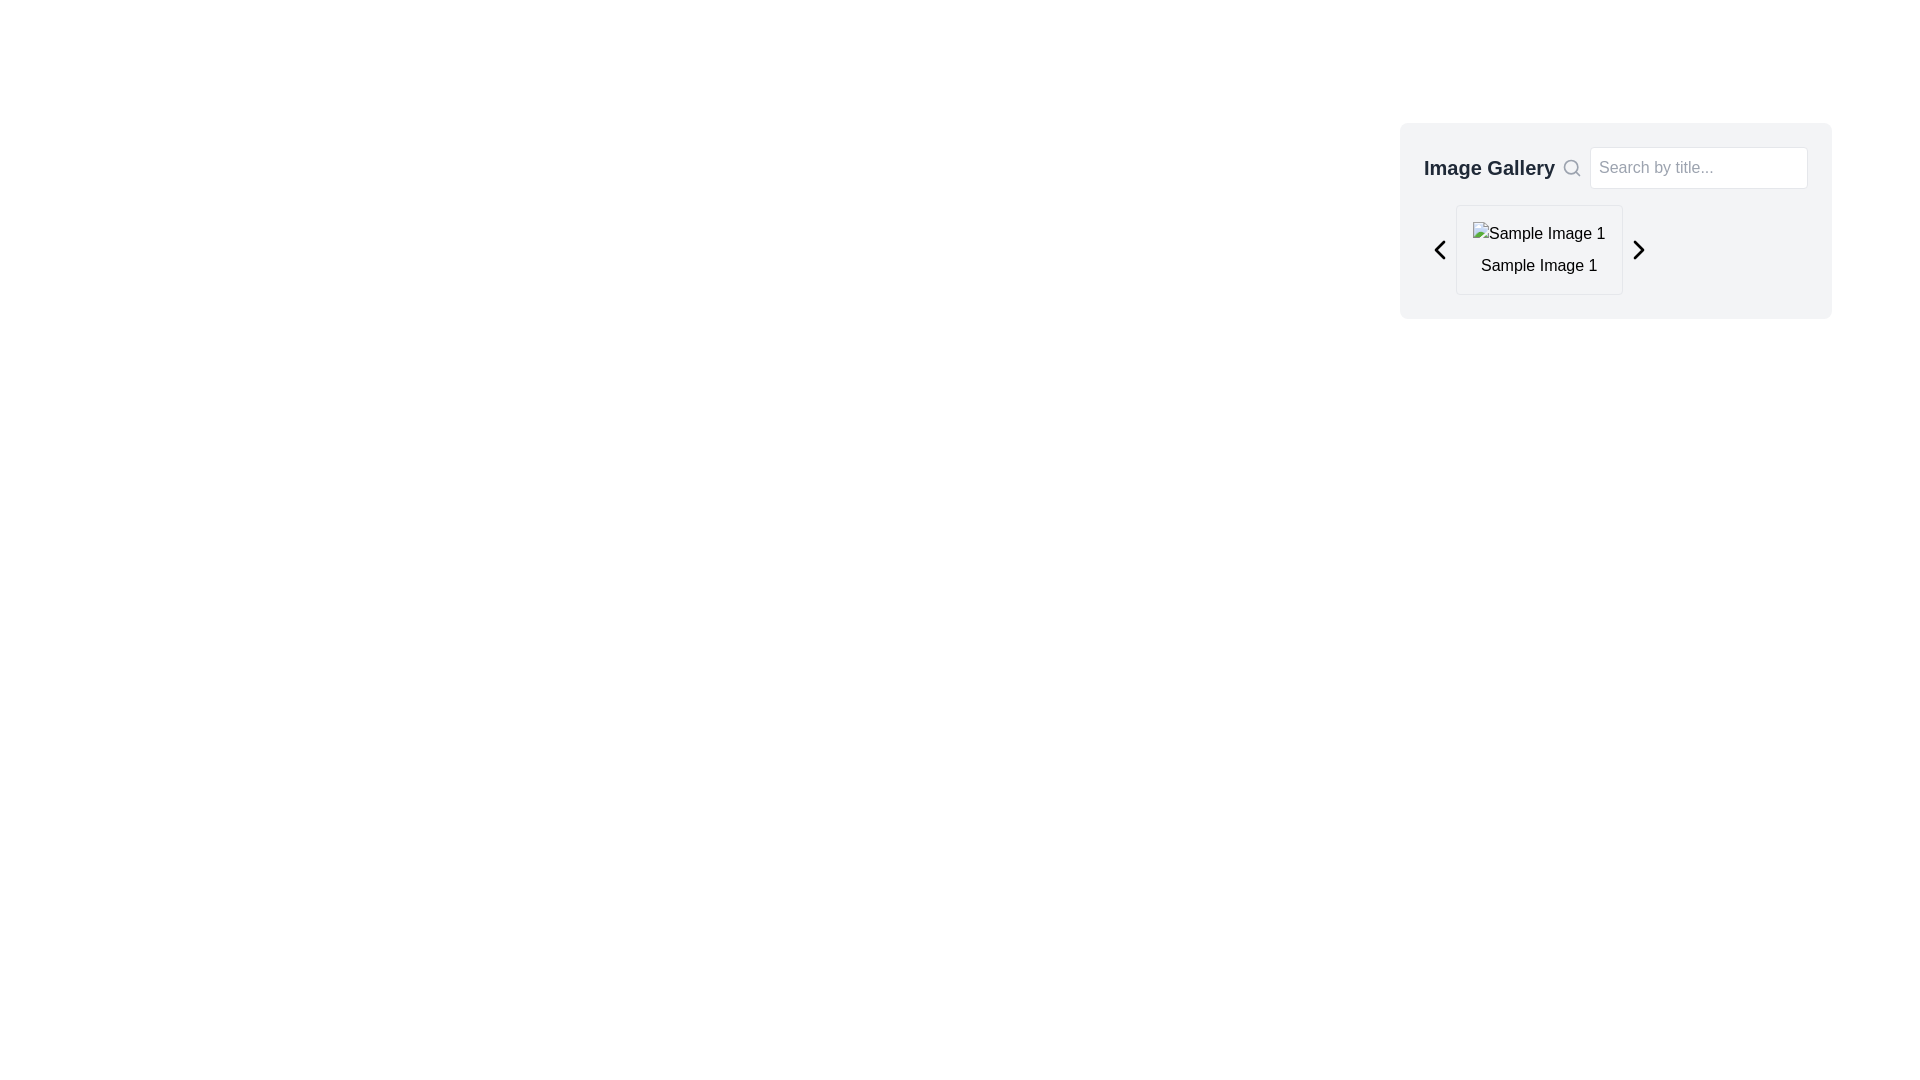 This screenshot has width=1920, height=1080. Describe the element at coordinates (1638, 249) in the screenshot. I see `the right-facing chevron button located at the far right of the horizontal layout within the image gallery` at that location.